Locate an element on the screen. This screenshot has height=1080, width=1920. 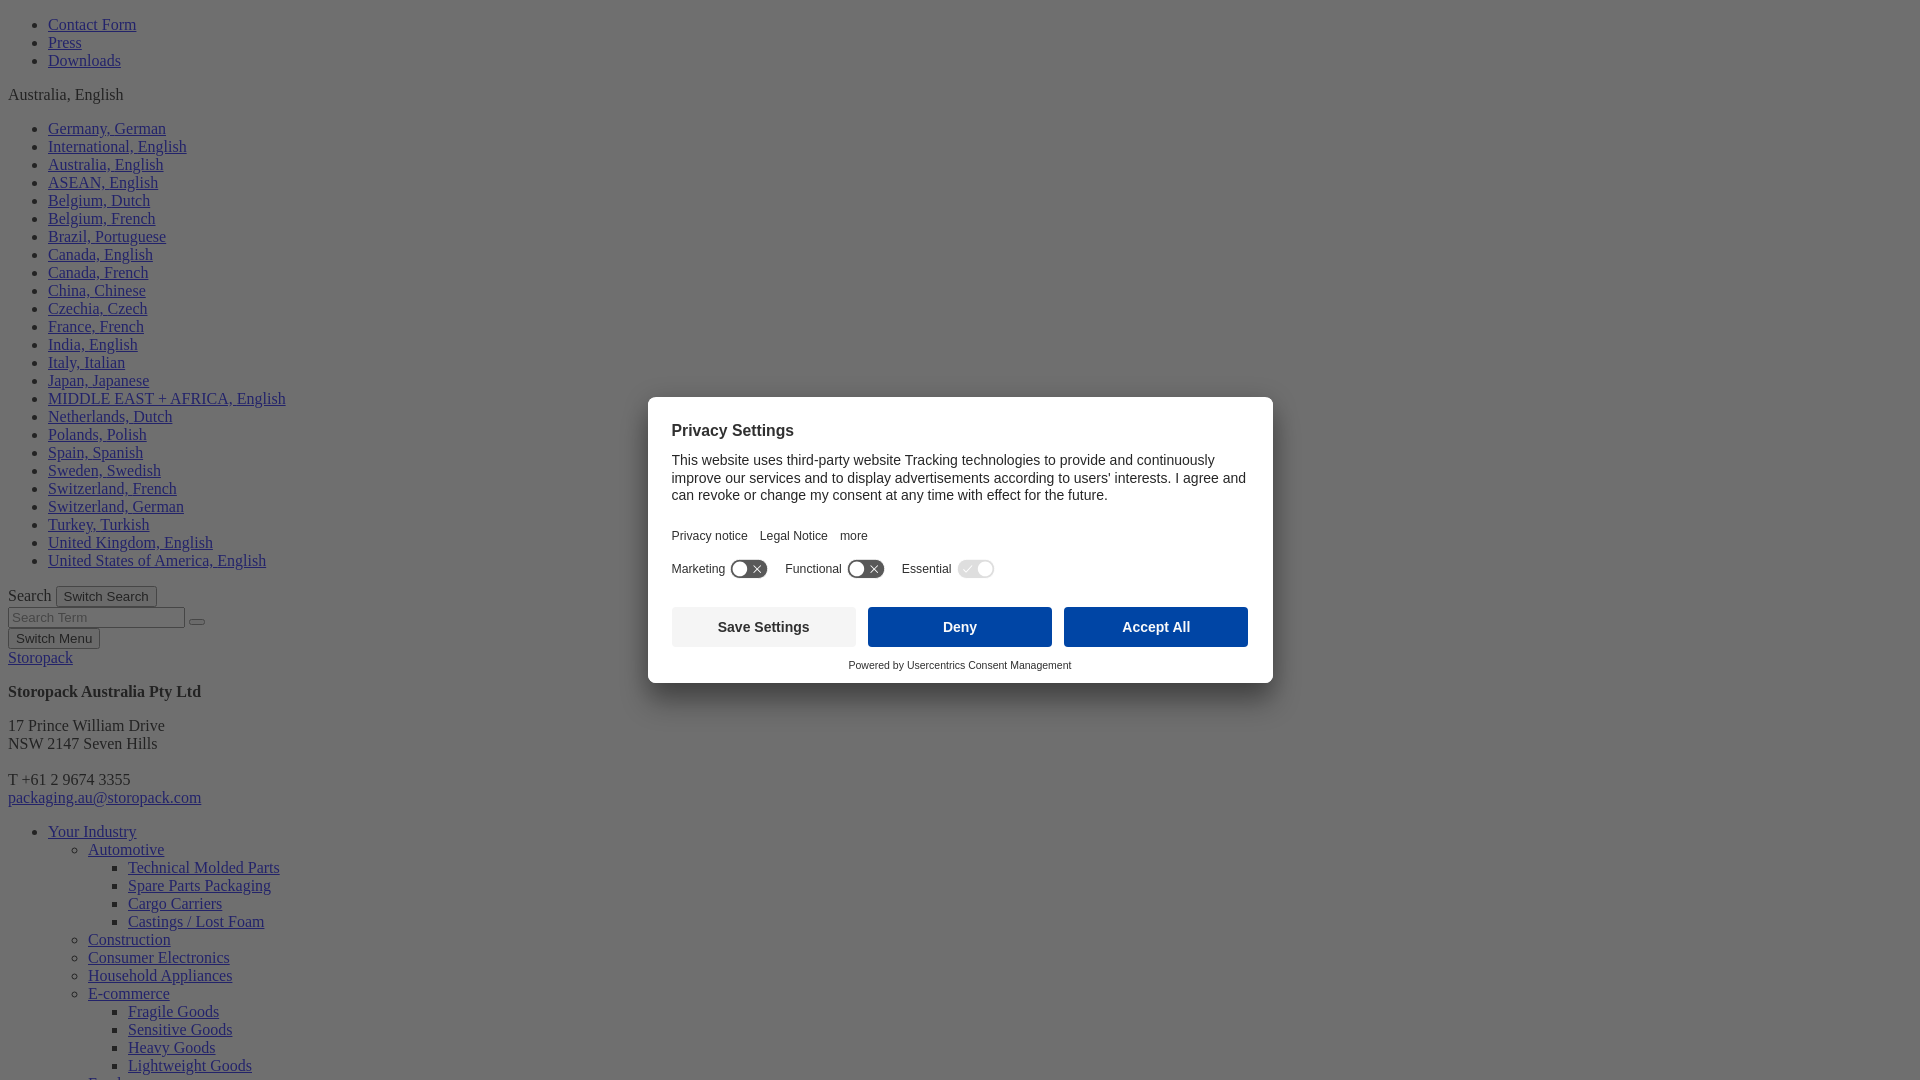
'China, Chinese' is located at coordinates (95, 290).